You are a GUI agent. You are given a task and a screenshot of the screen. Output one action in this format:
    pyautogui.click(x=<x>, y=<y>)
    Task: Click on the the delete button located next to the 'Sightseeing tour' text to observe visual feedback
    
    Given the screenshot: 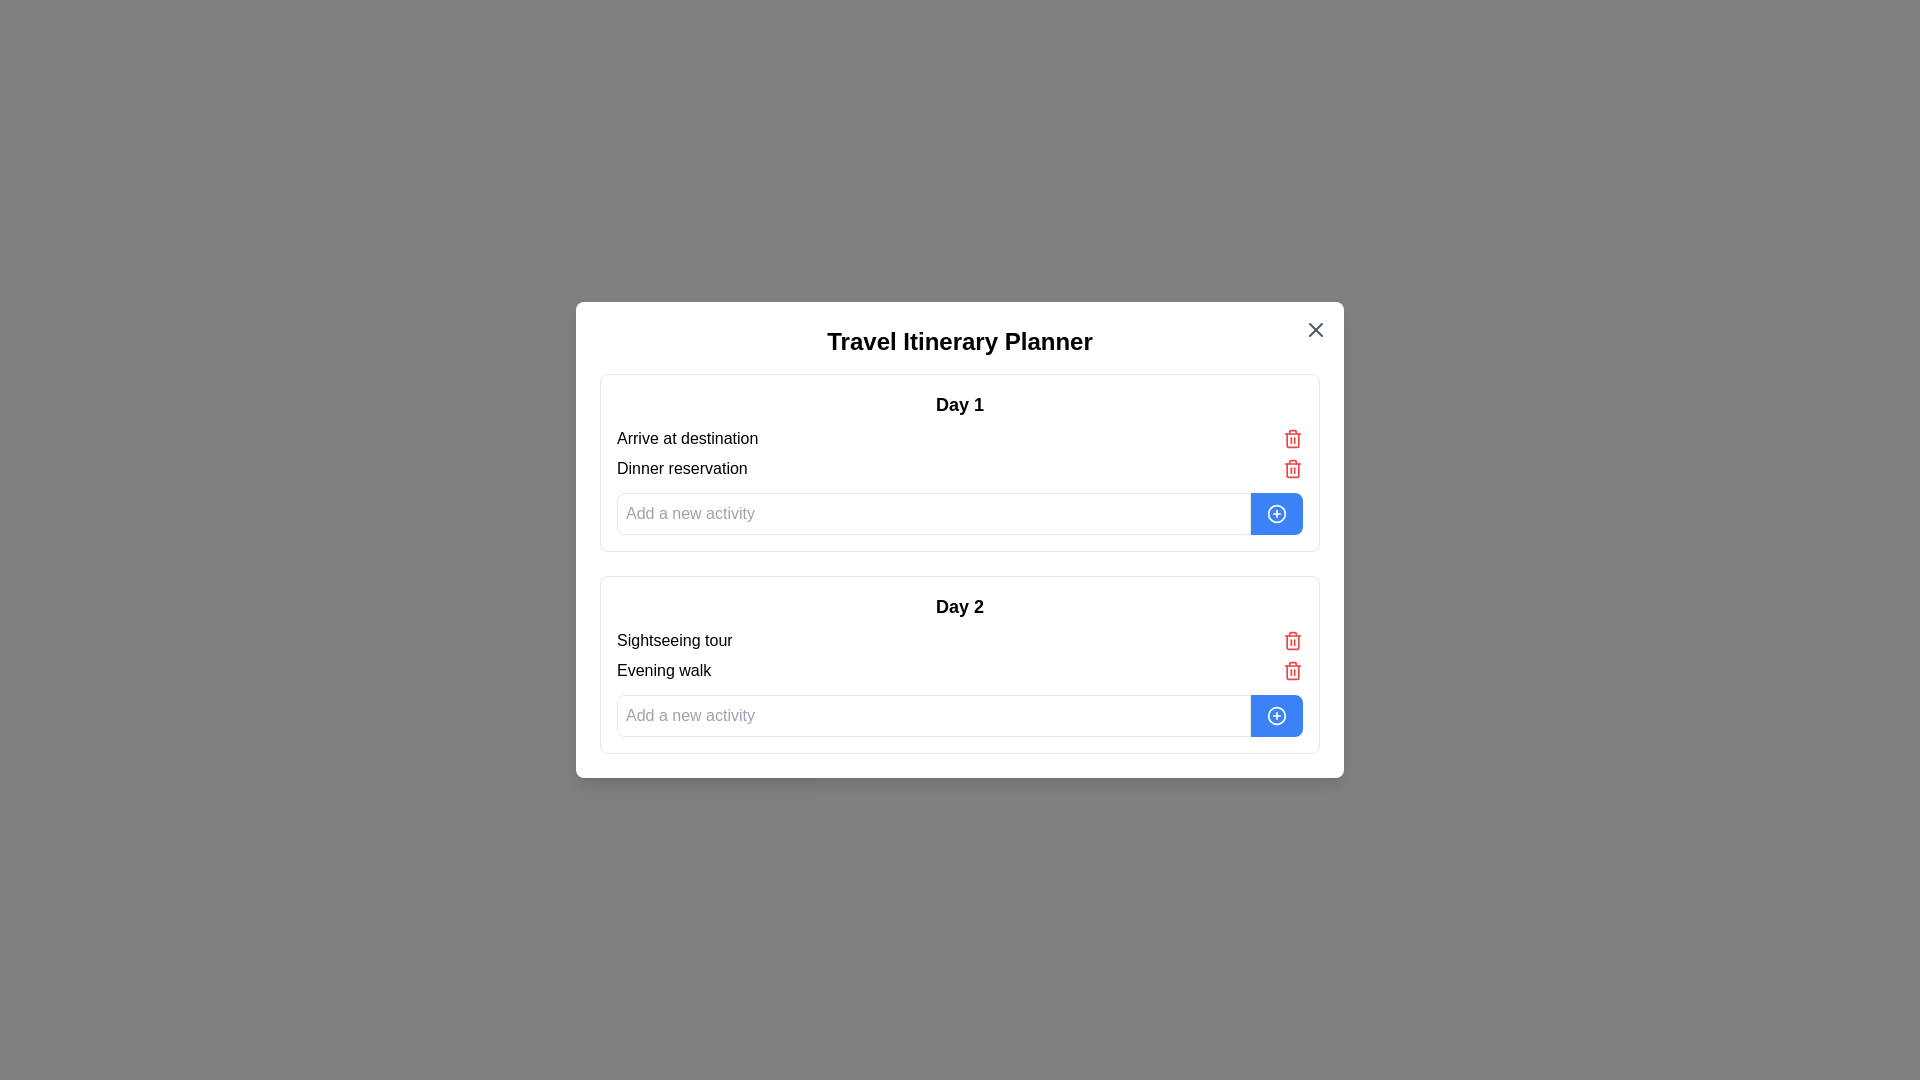 What is the action you would take?
    pyautogui.click(x=1292, y=640)
    